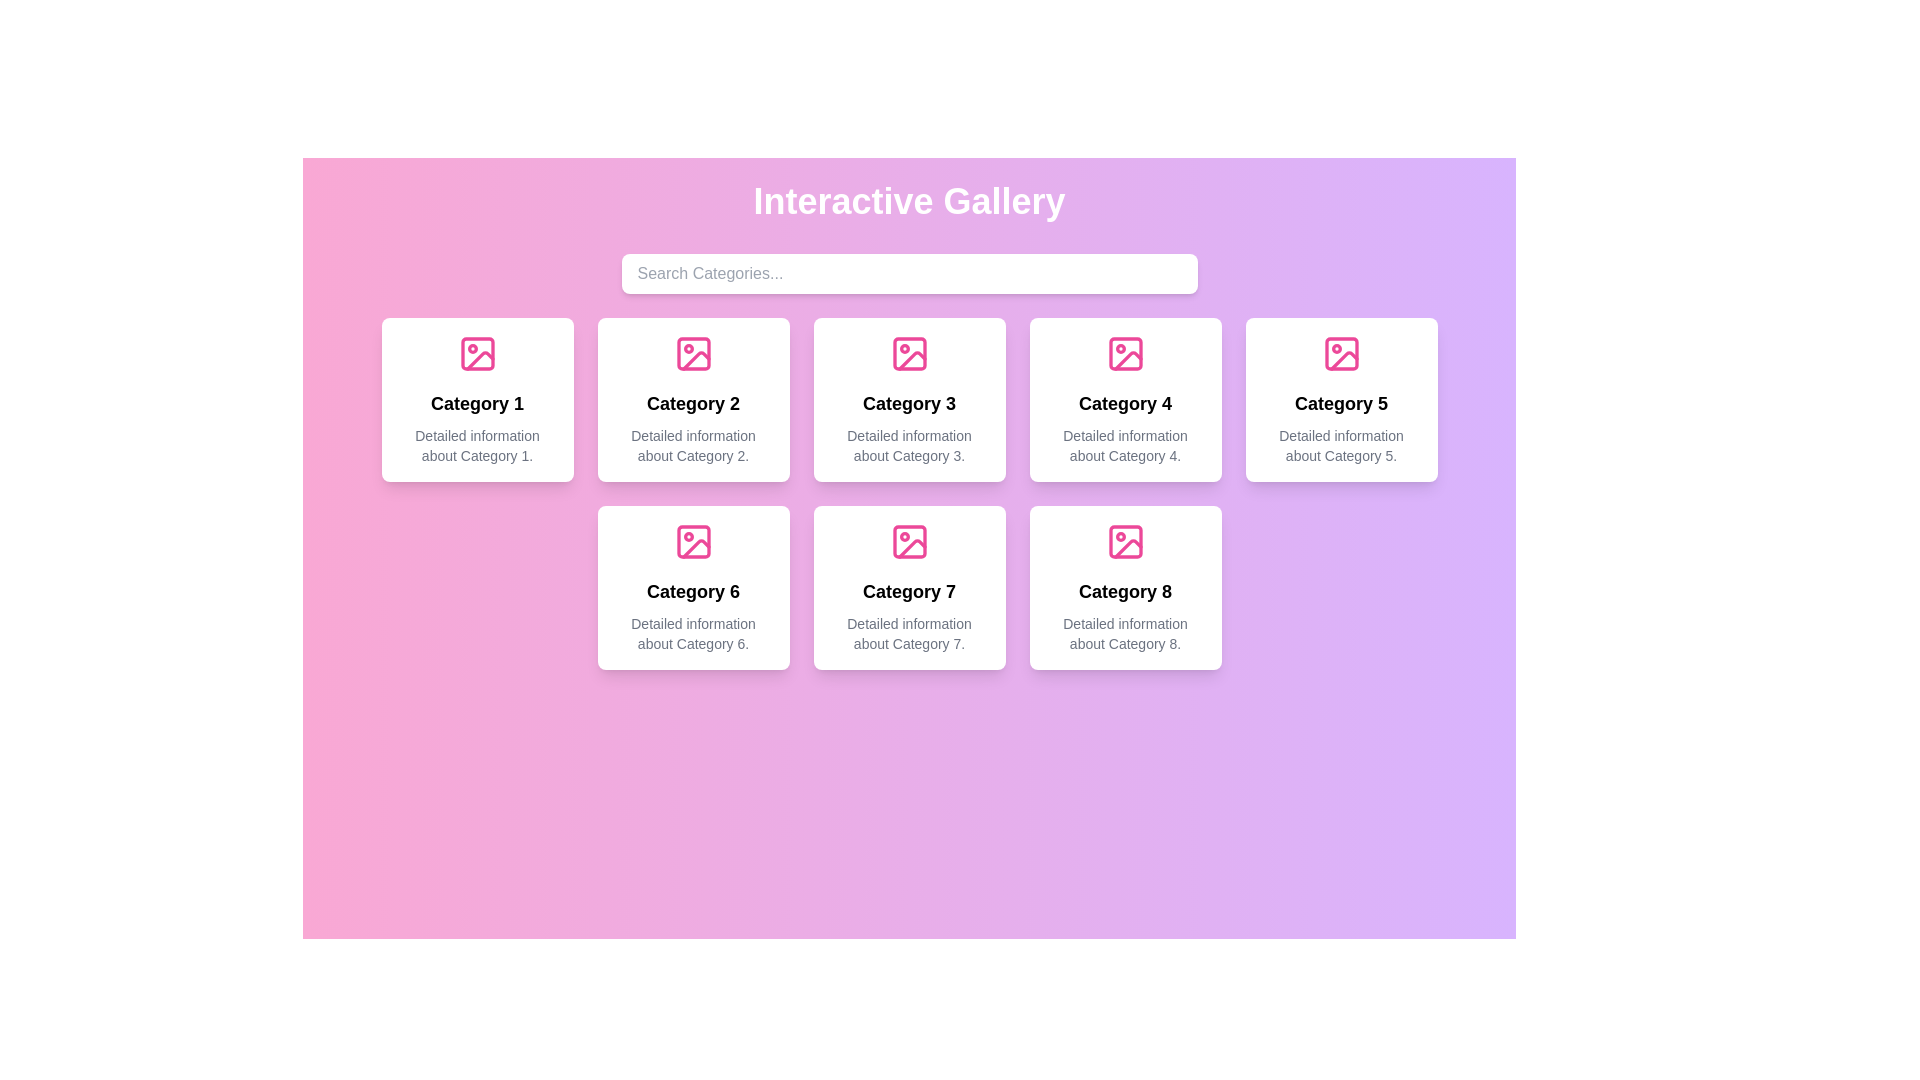  I want to click on the 'Category 4' card, which is the fourth card in a horizontally aligned grid of category cards, so click(1125, 400).